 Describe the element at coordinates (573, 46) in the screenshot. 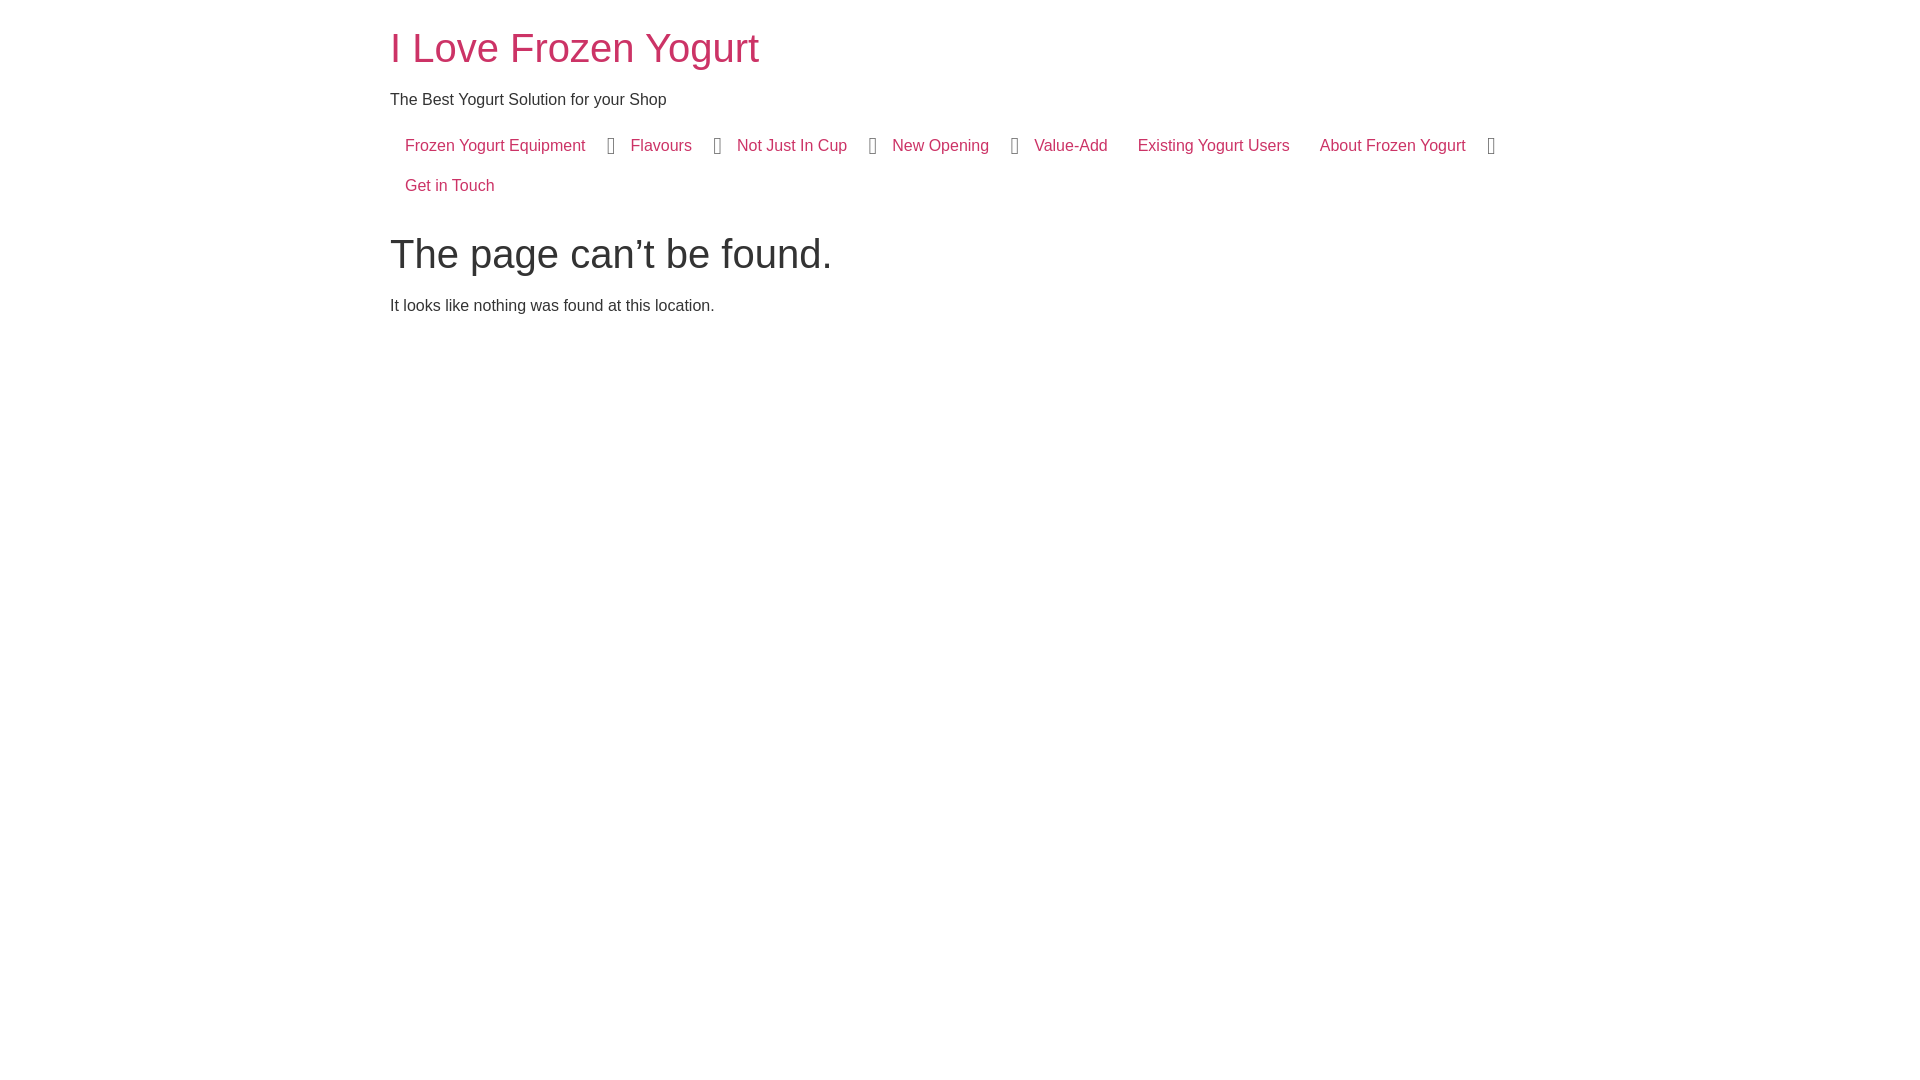

I see `'I Love Frozen Yogurt'` at that location.